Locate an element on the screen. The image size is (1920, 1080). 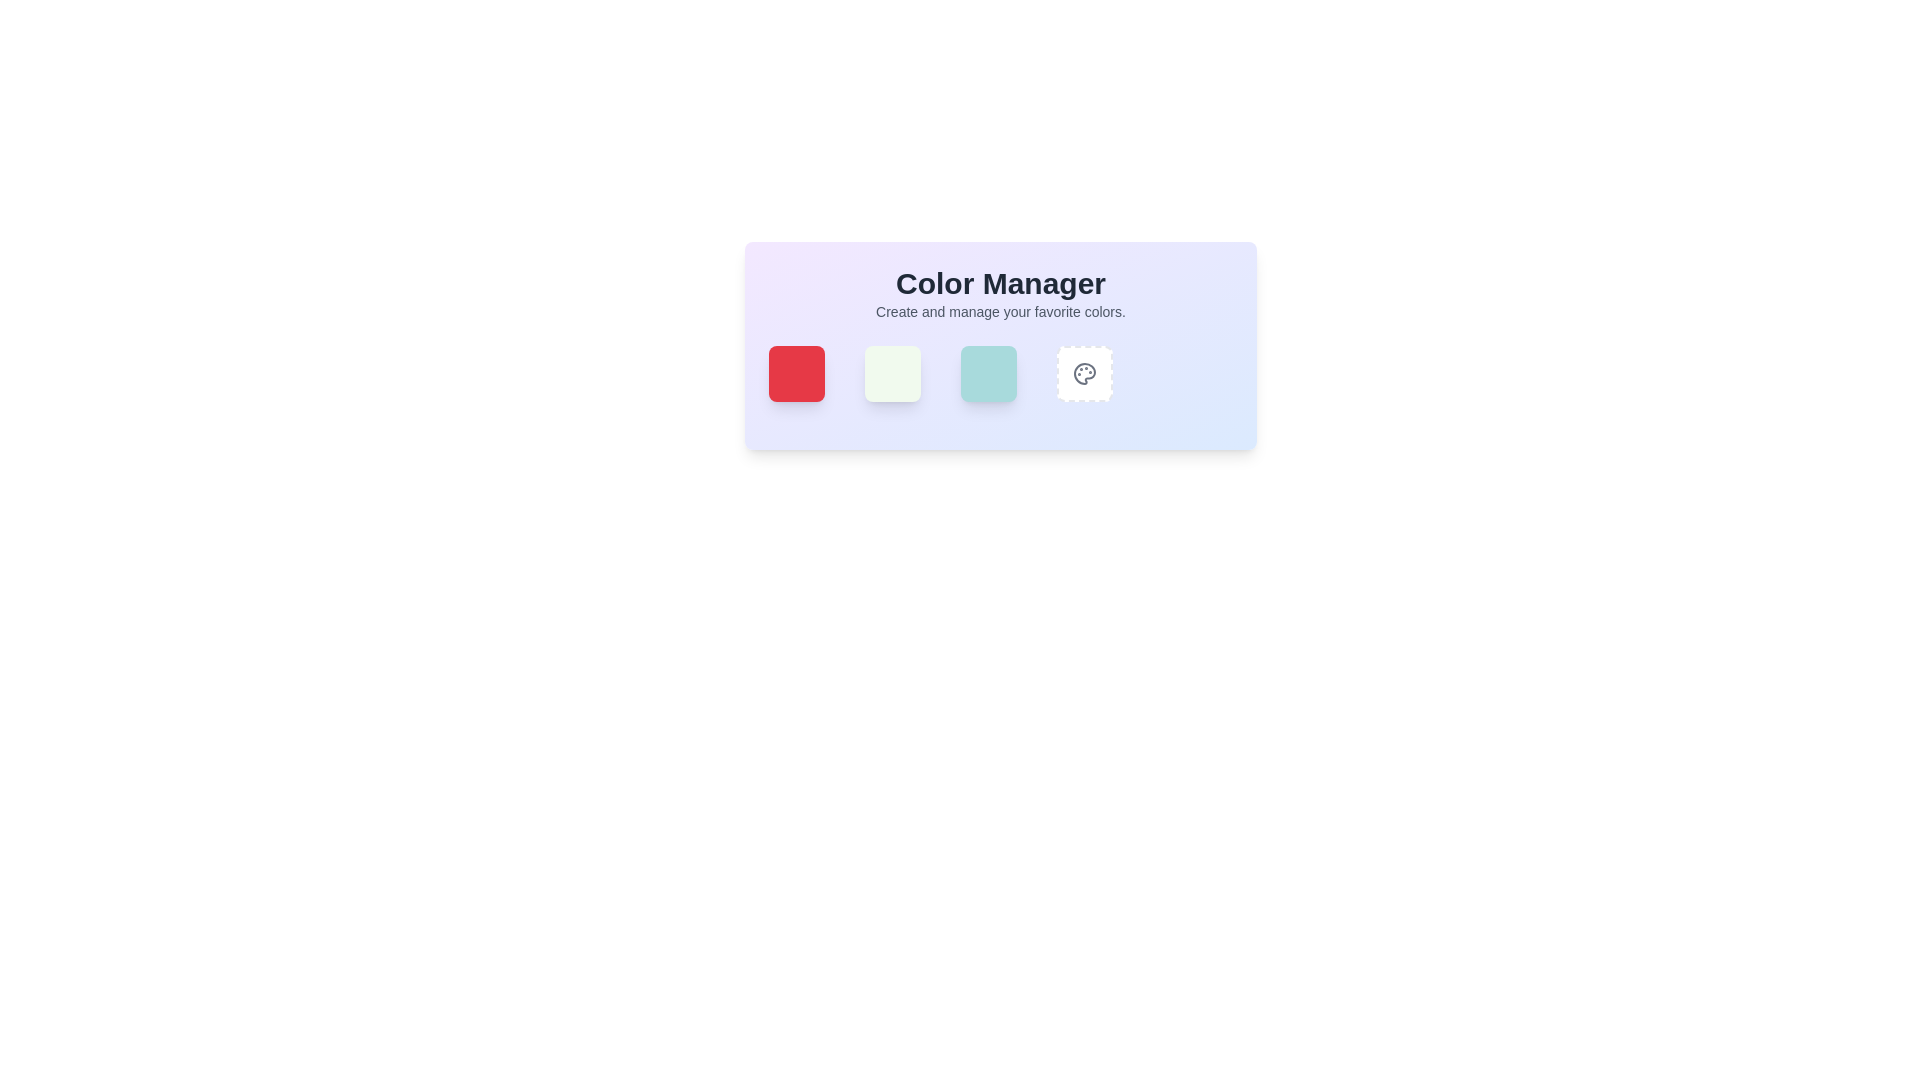
the third decorative color tile in the Color Manager interface is located at coordinates (1001, 345).